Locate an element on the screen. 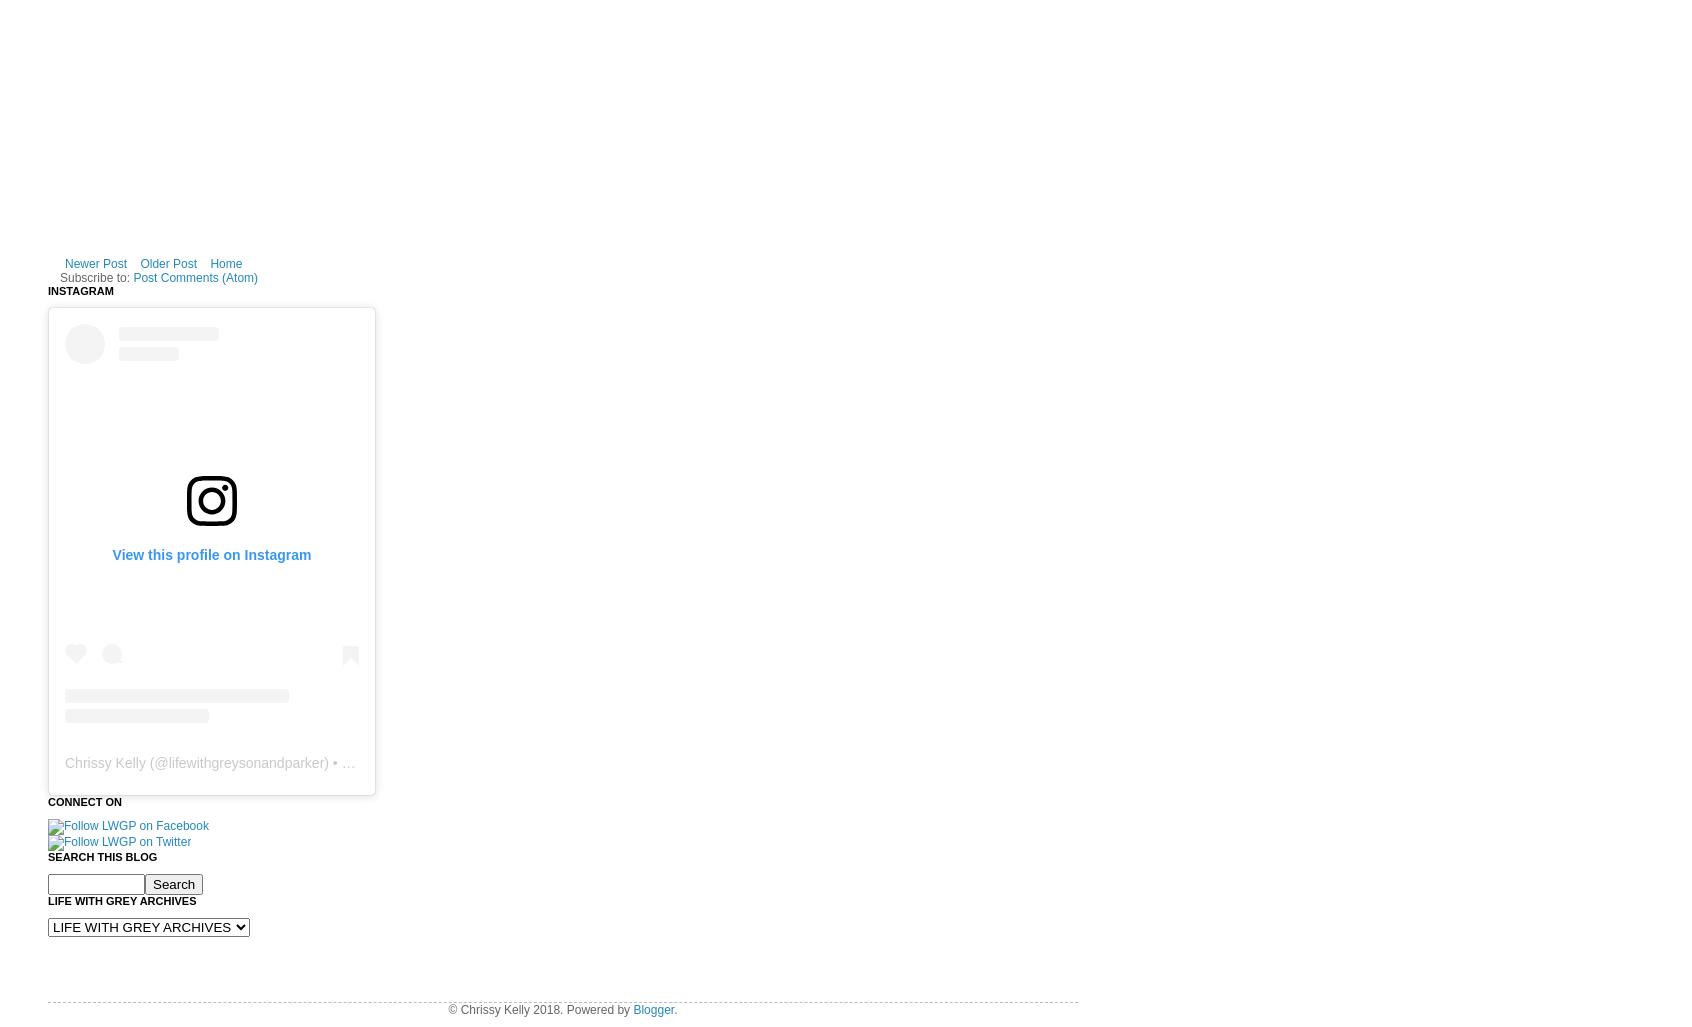  'View this profile on Instagram' is located at coordinates (210, 552).